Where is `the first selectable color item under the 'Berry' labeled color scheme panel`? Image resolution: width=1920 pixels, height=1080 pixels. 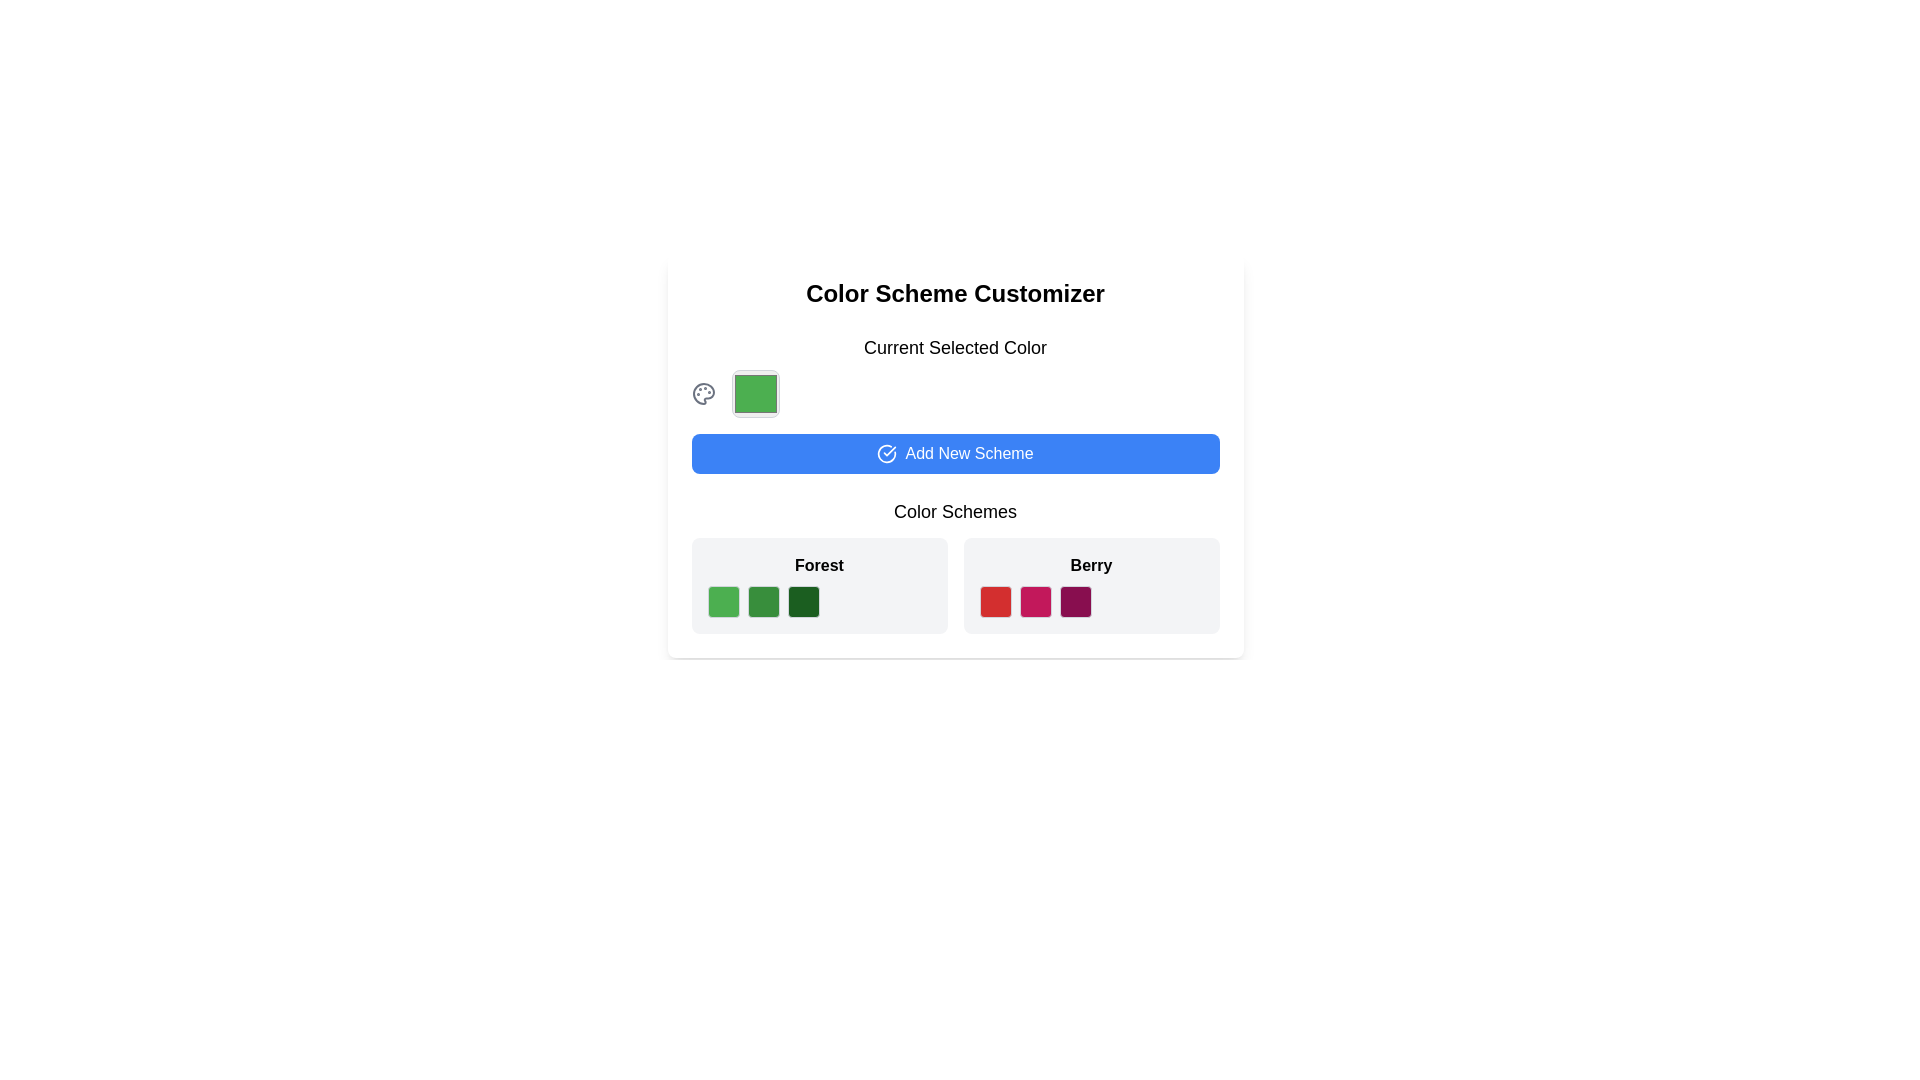 the first selectable color item under the 'Berry' labeled color scheme panel is located at coordinates (995, 600).